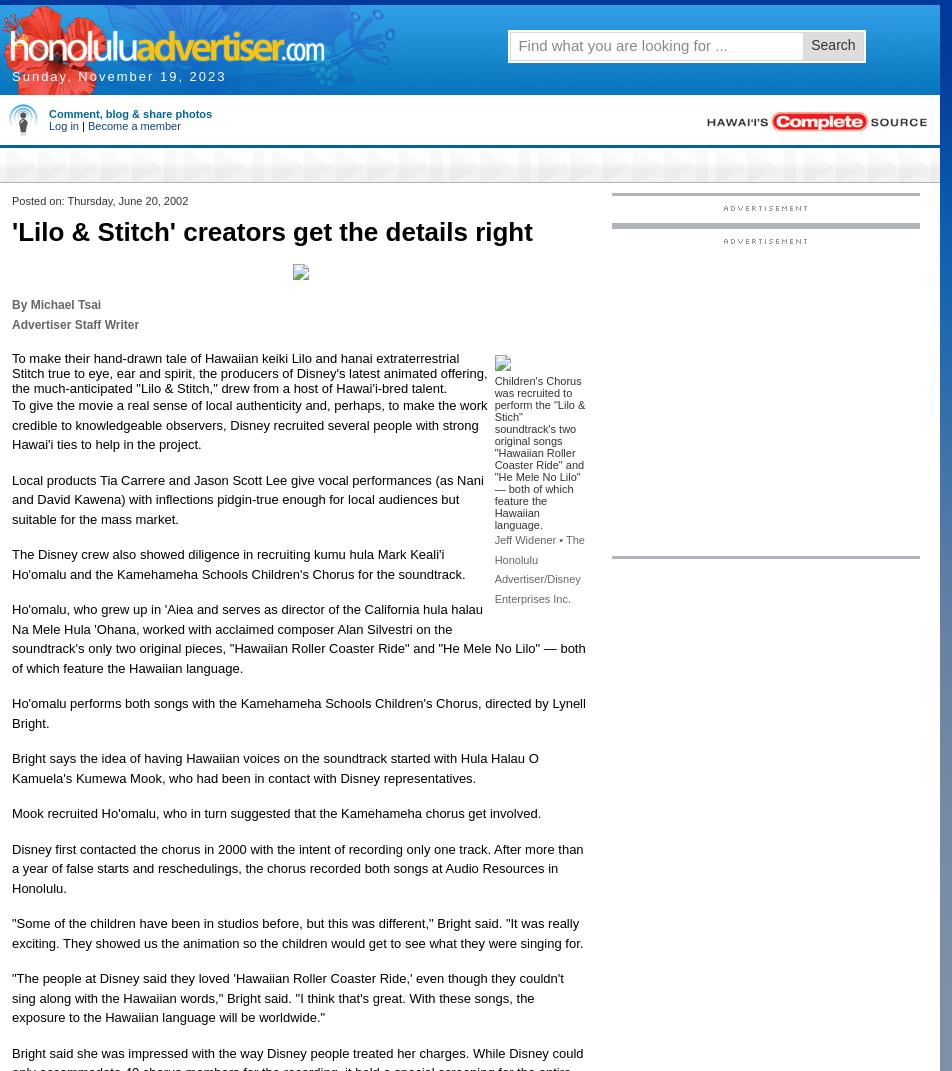 This screenshot has width=952, height=1071. What do you see at coordinates (271, 231) in the screenshot?
I see `''Lilo & Stitch' creators get the details right'` at bounding box center [271, 231].